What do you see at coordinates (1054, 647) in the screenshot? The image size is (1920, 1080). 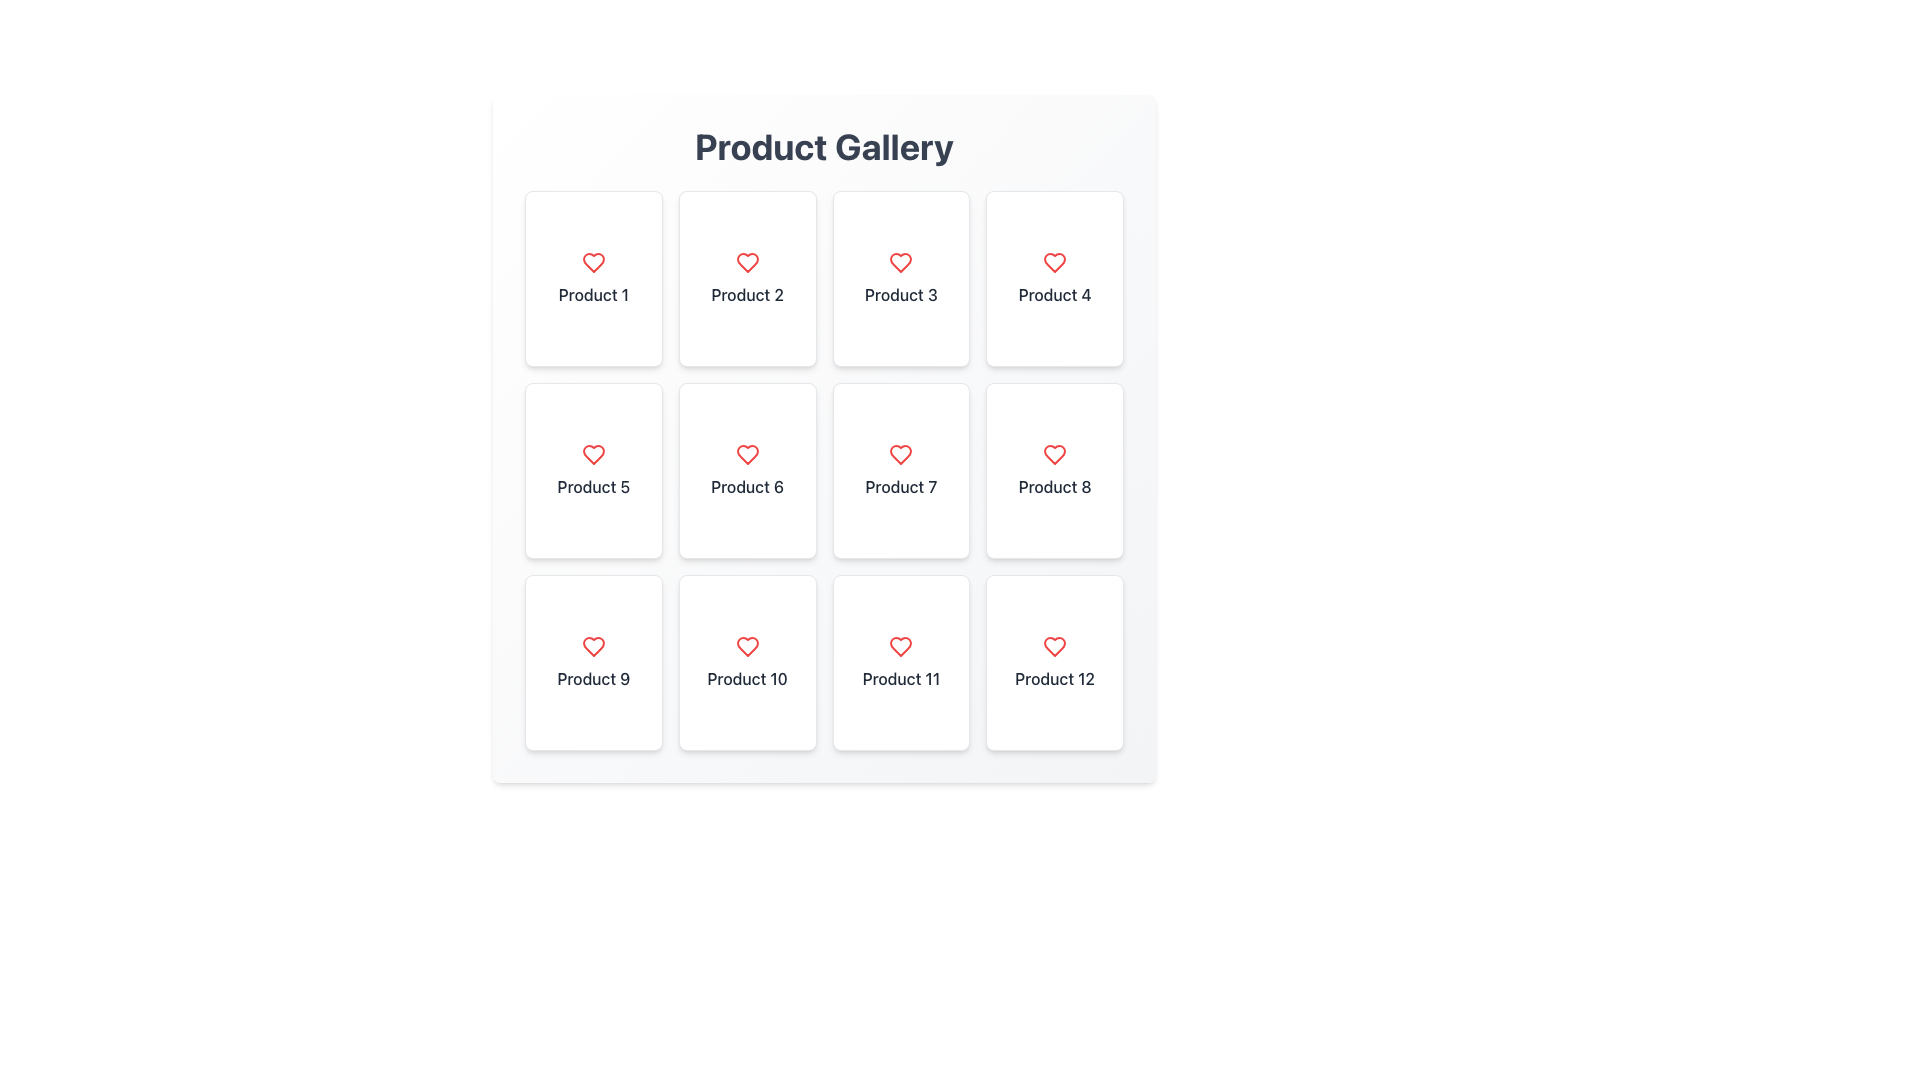 I see `the stylized heart icon located in the twelfth product card of a 4x3 grid` at bounding box center [1054, 647].